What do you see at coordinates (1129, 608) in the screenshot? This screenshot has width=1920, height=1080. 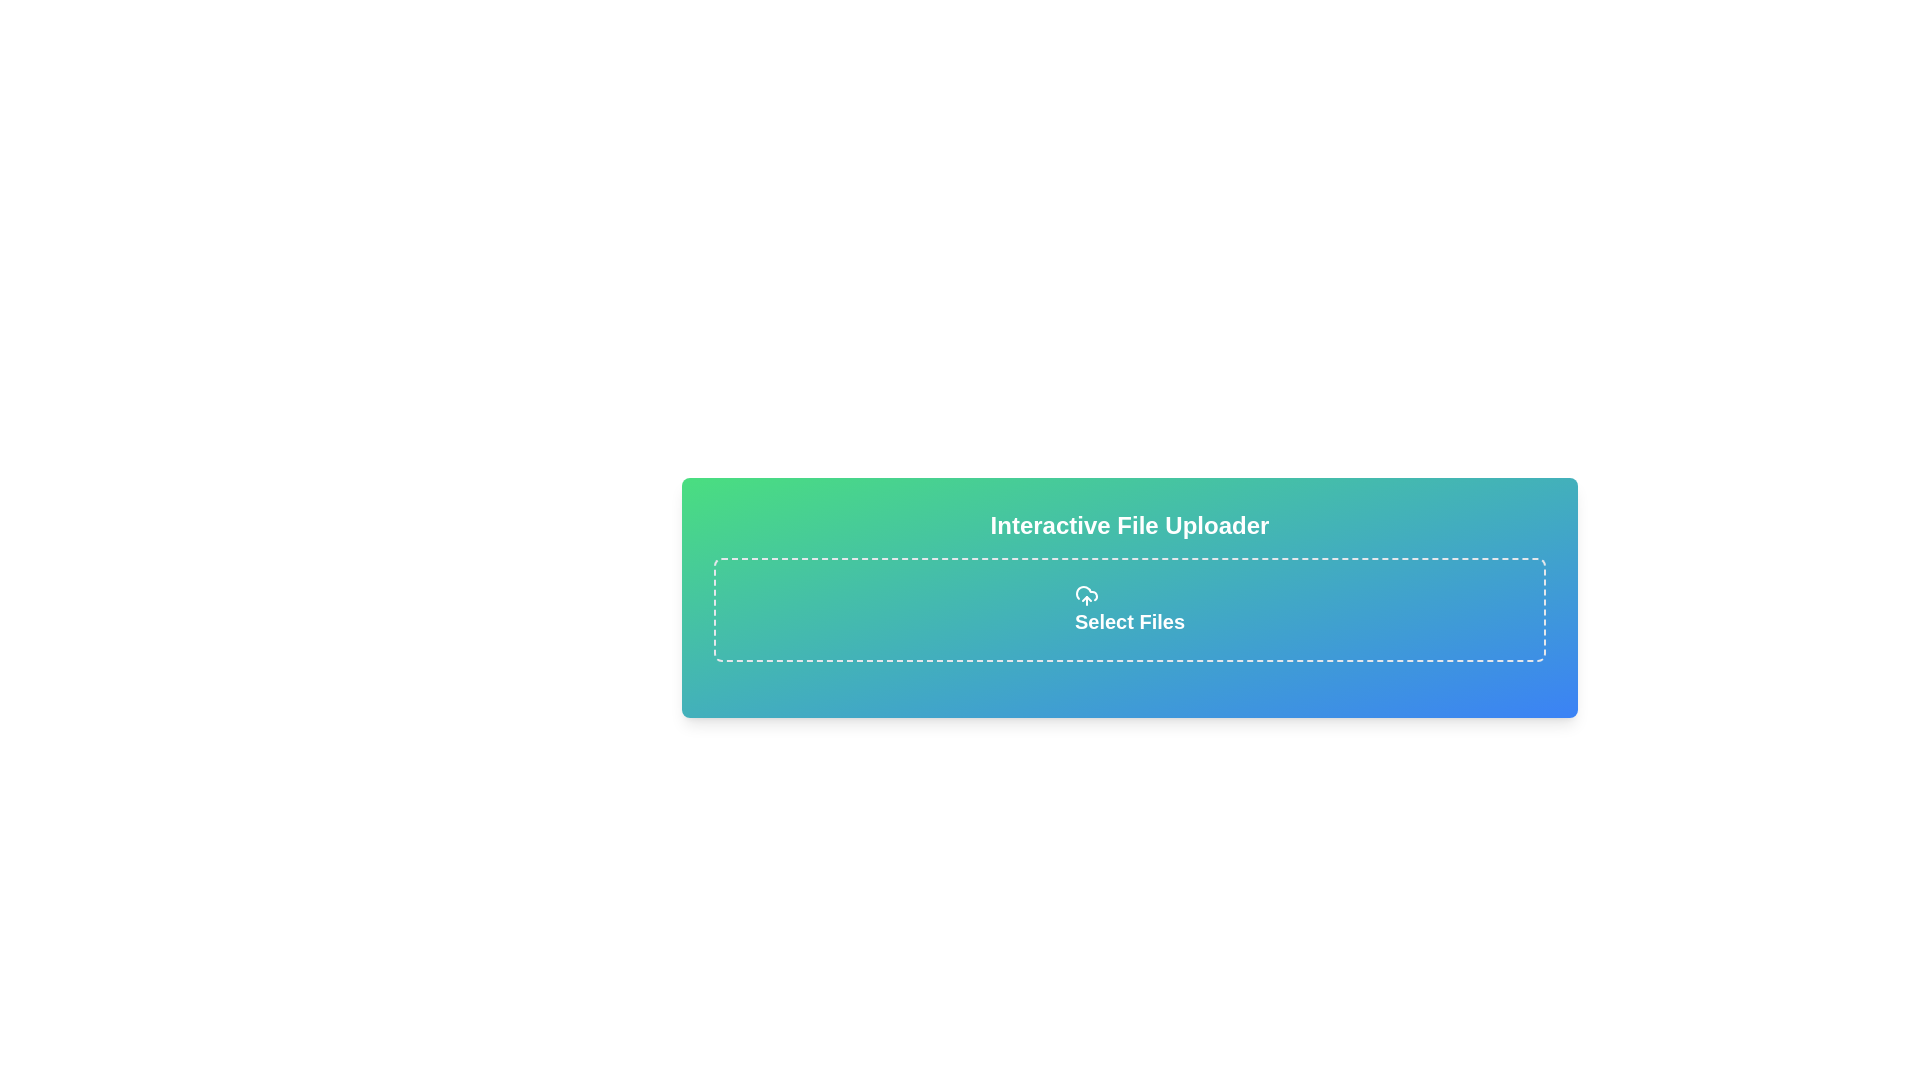 I see `the 'Select Files' label` at bounding box center [1129, 608].